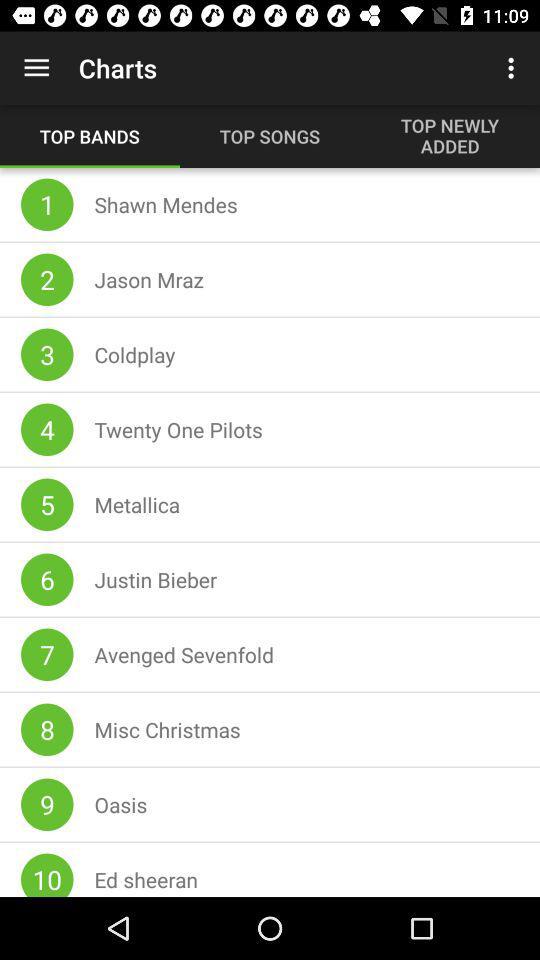 This screenshot has height=960, width=540. What do you see at coordinates (120, 804) in the screenshot?
I see `the icon above ed sheeran icon` at bounding box center [120, 804].